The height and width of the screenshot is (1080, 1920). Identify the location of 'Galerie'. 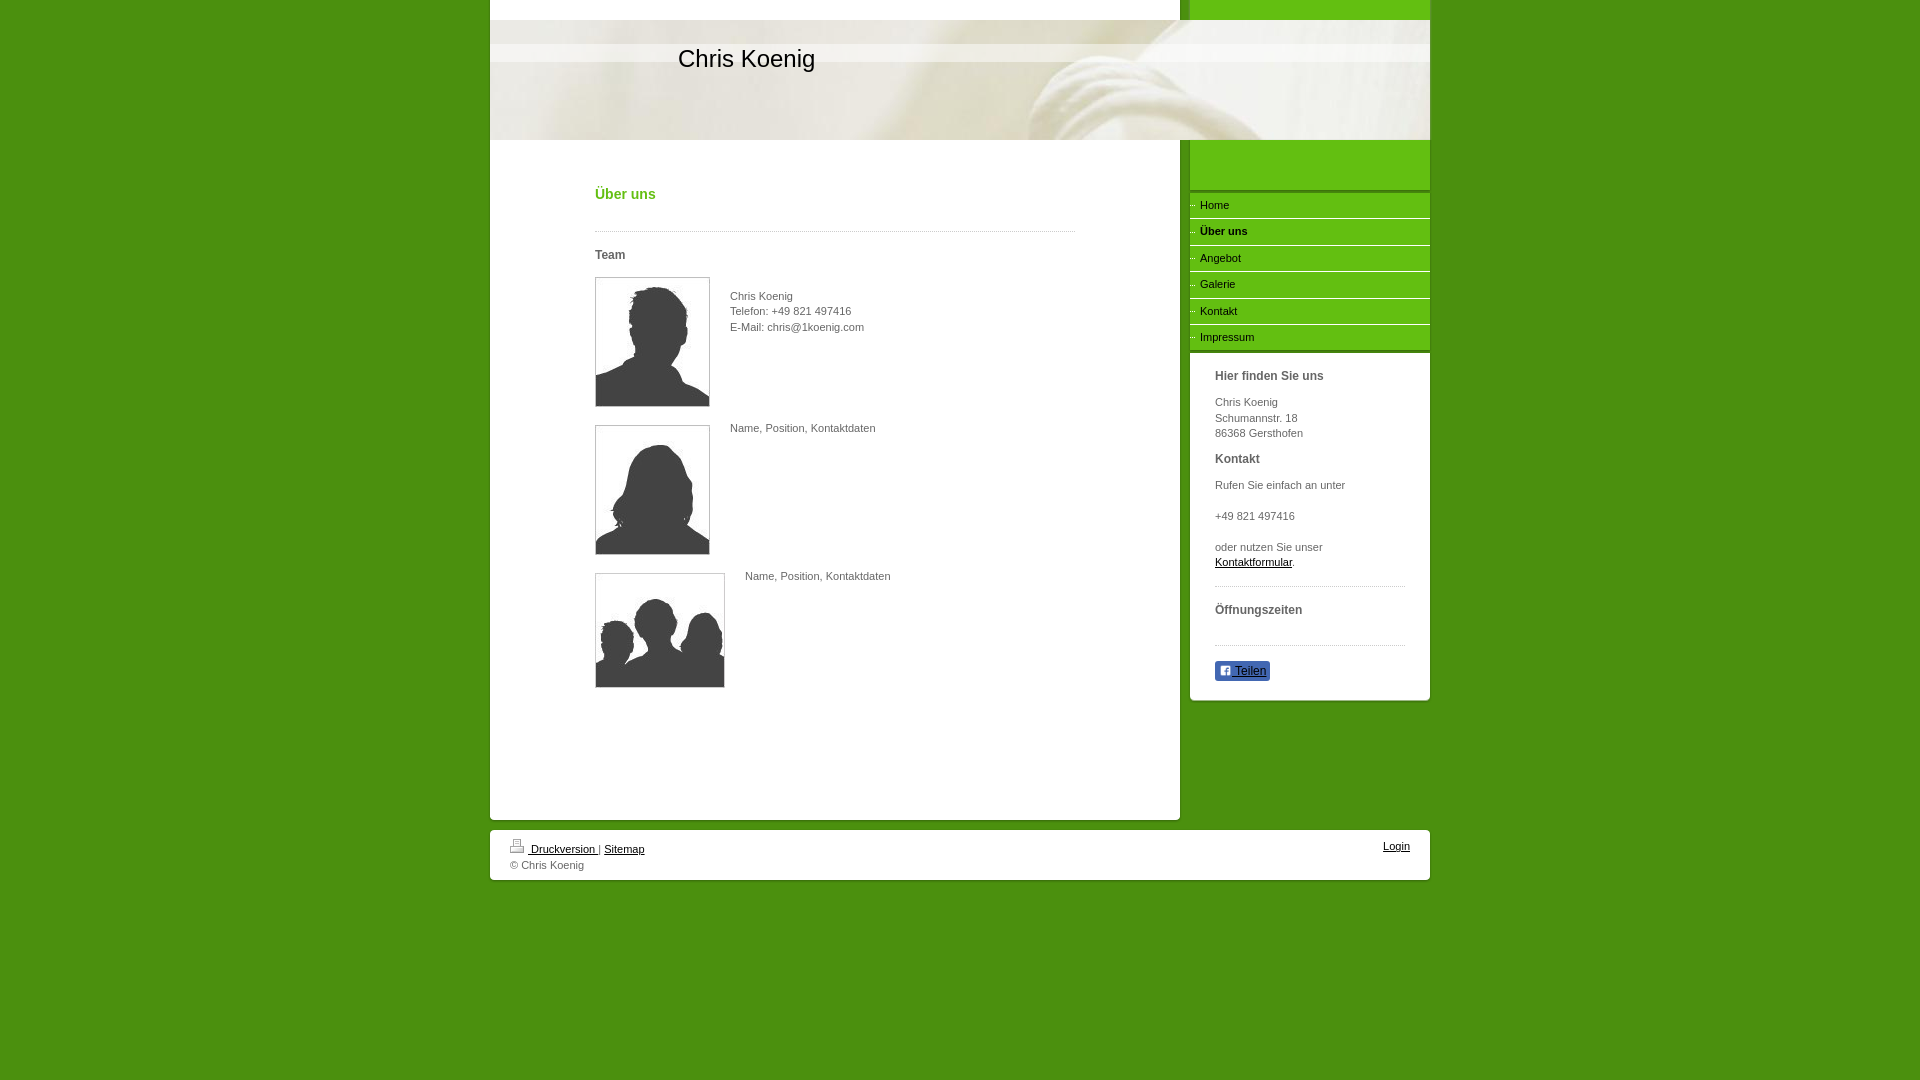
(1190, 284).